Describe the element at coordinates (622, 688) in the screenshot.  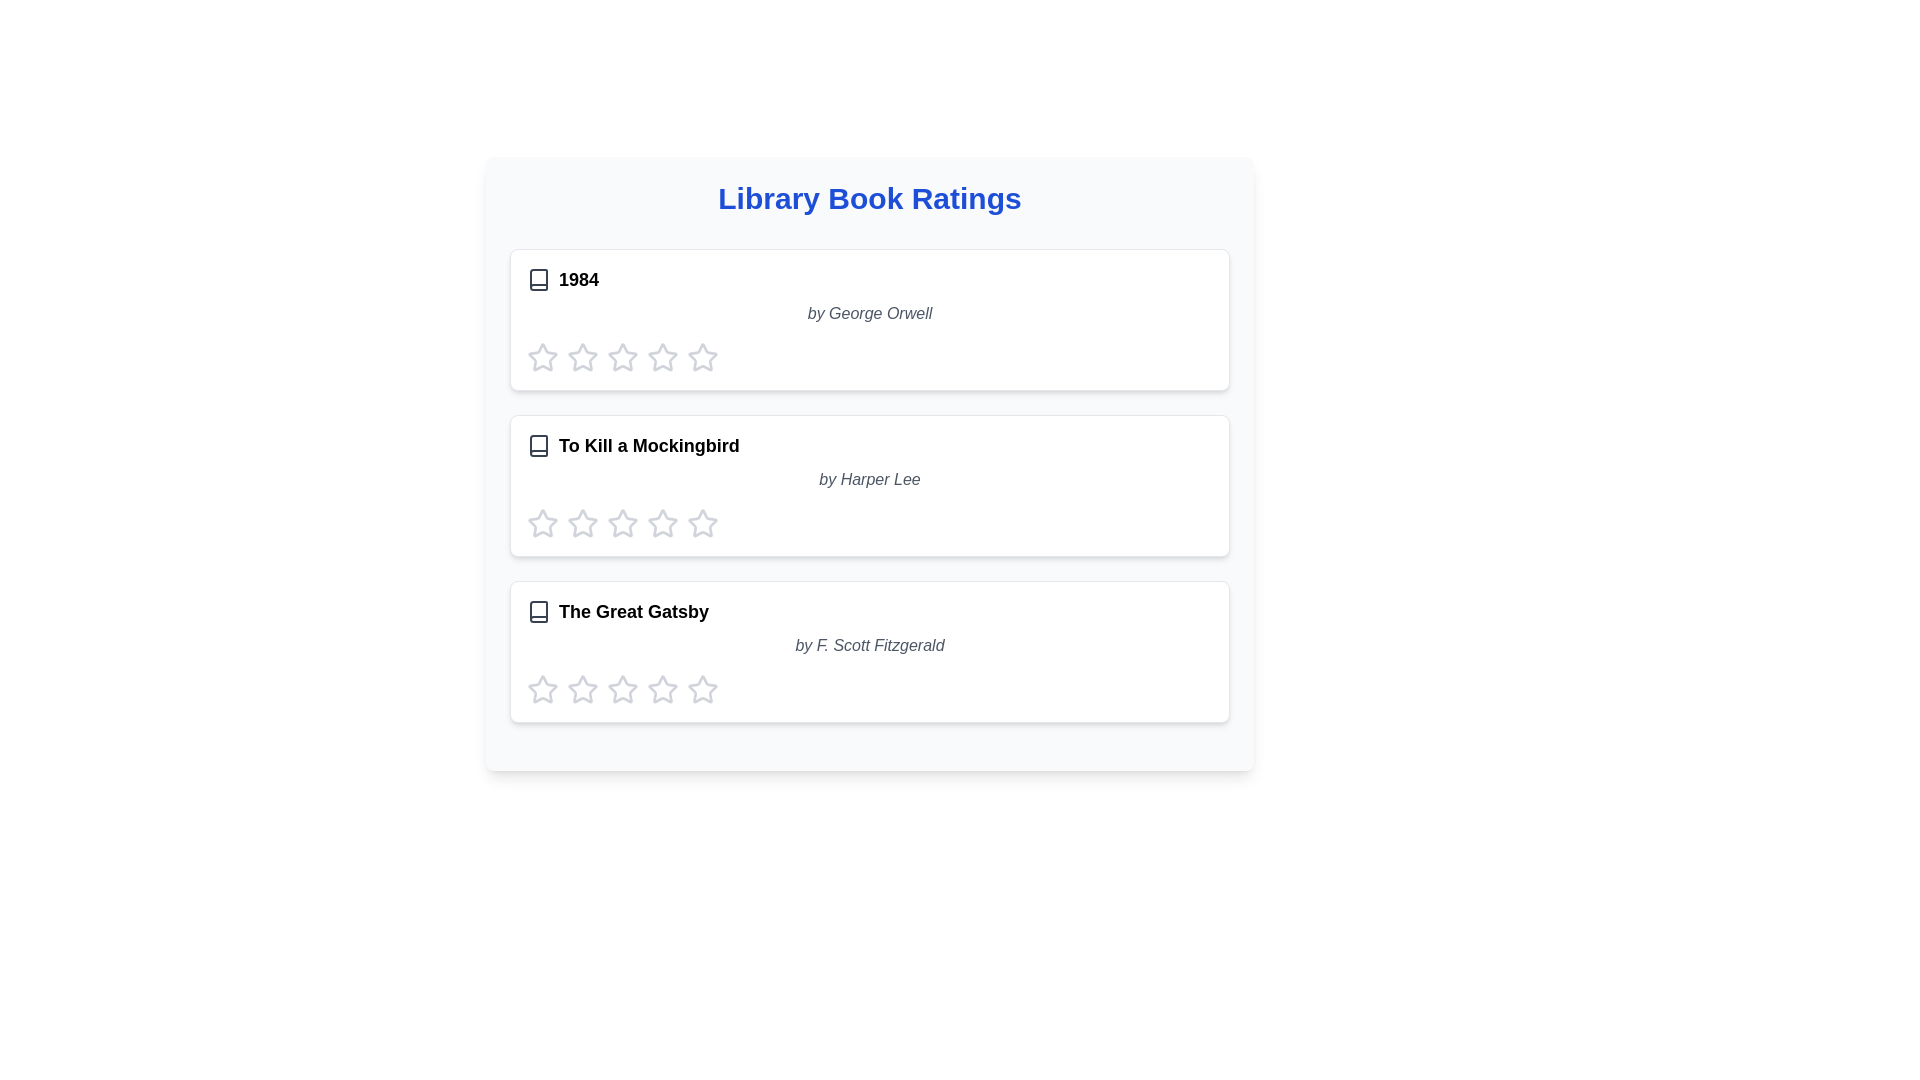
I see `the first star-shaped rating icon for 'The Great Gatsby'` at that location.